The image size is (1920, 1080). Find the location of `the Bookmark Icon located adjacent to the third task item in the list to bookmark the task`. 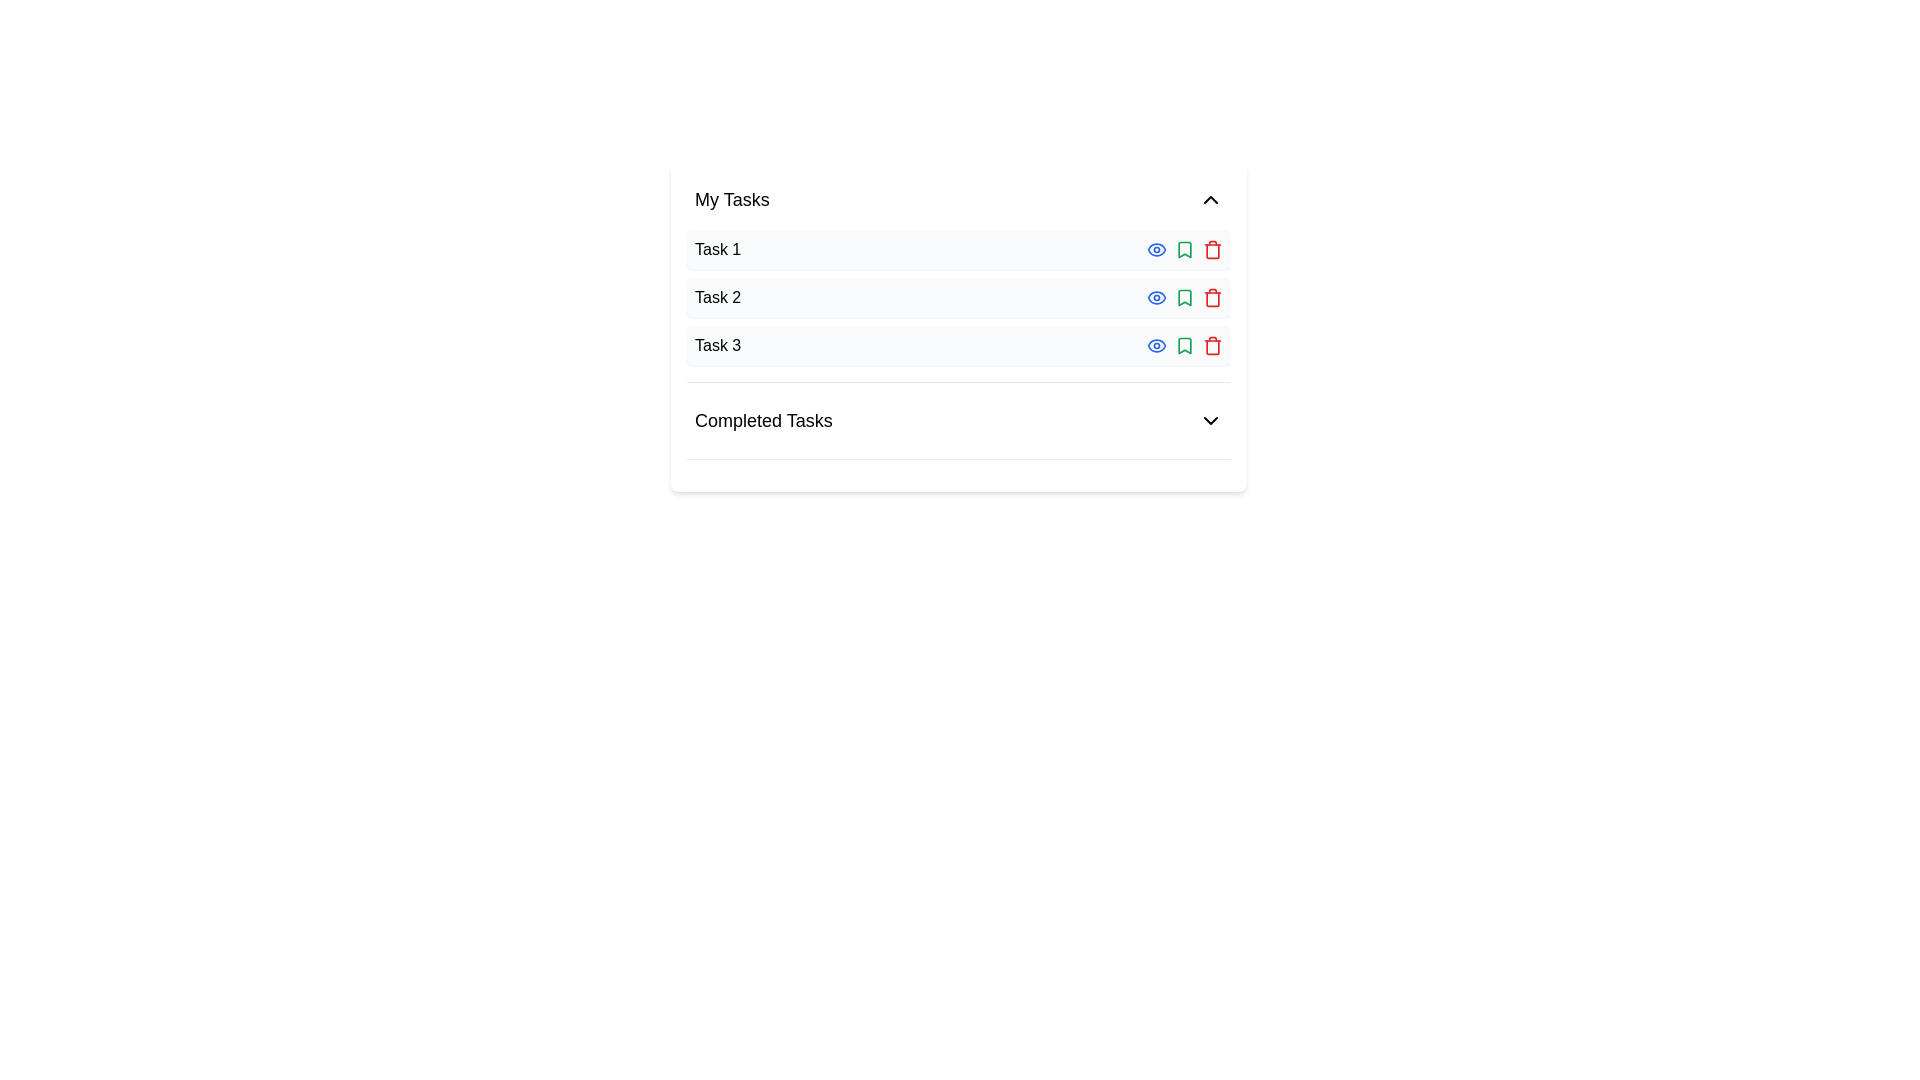

the Bookmark Icon located adjacent to the third task item in the list to bookmark the task is located at coordinates (1185, 249).